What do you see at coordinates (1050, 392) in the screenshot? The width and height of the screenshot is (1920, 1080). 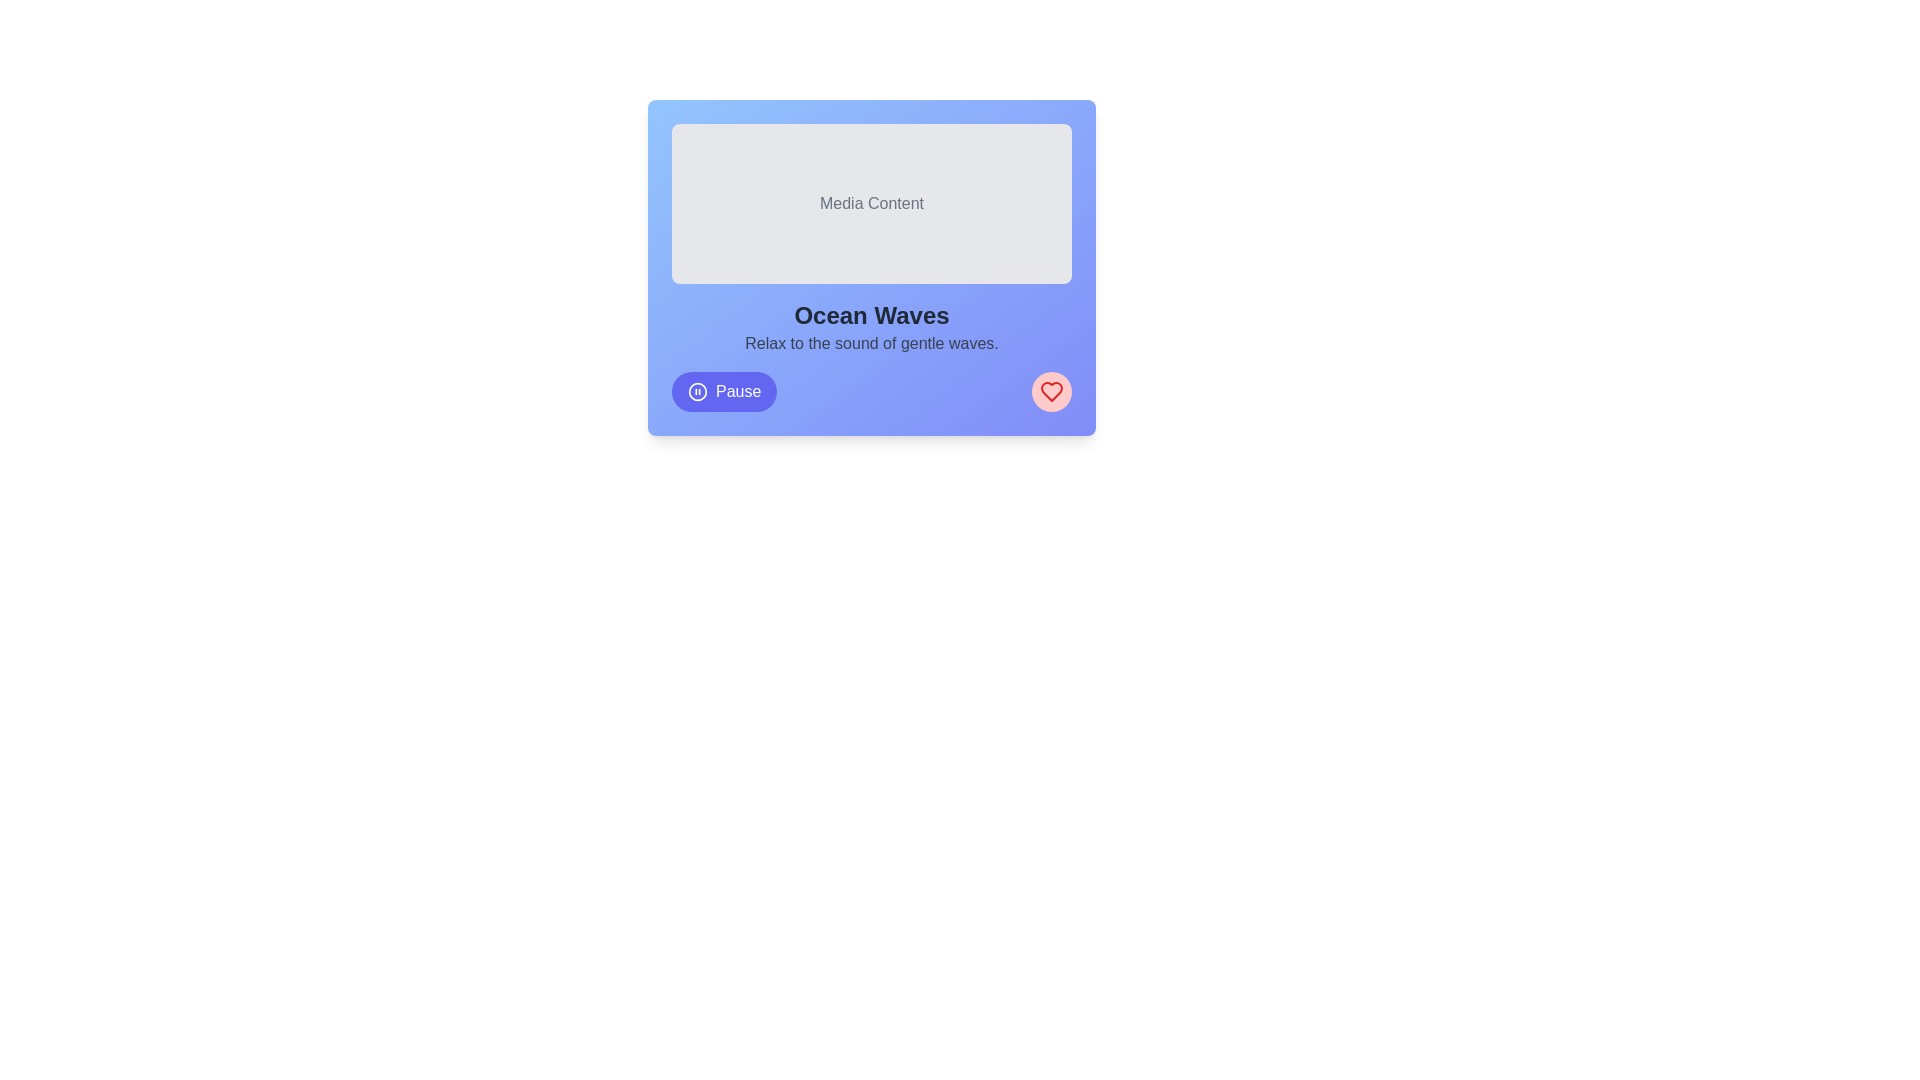 I see `the 'like' or 'favorite' button located in the bottom-right corner of the card layout` at bounding box center [1050, 392].